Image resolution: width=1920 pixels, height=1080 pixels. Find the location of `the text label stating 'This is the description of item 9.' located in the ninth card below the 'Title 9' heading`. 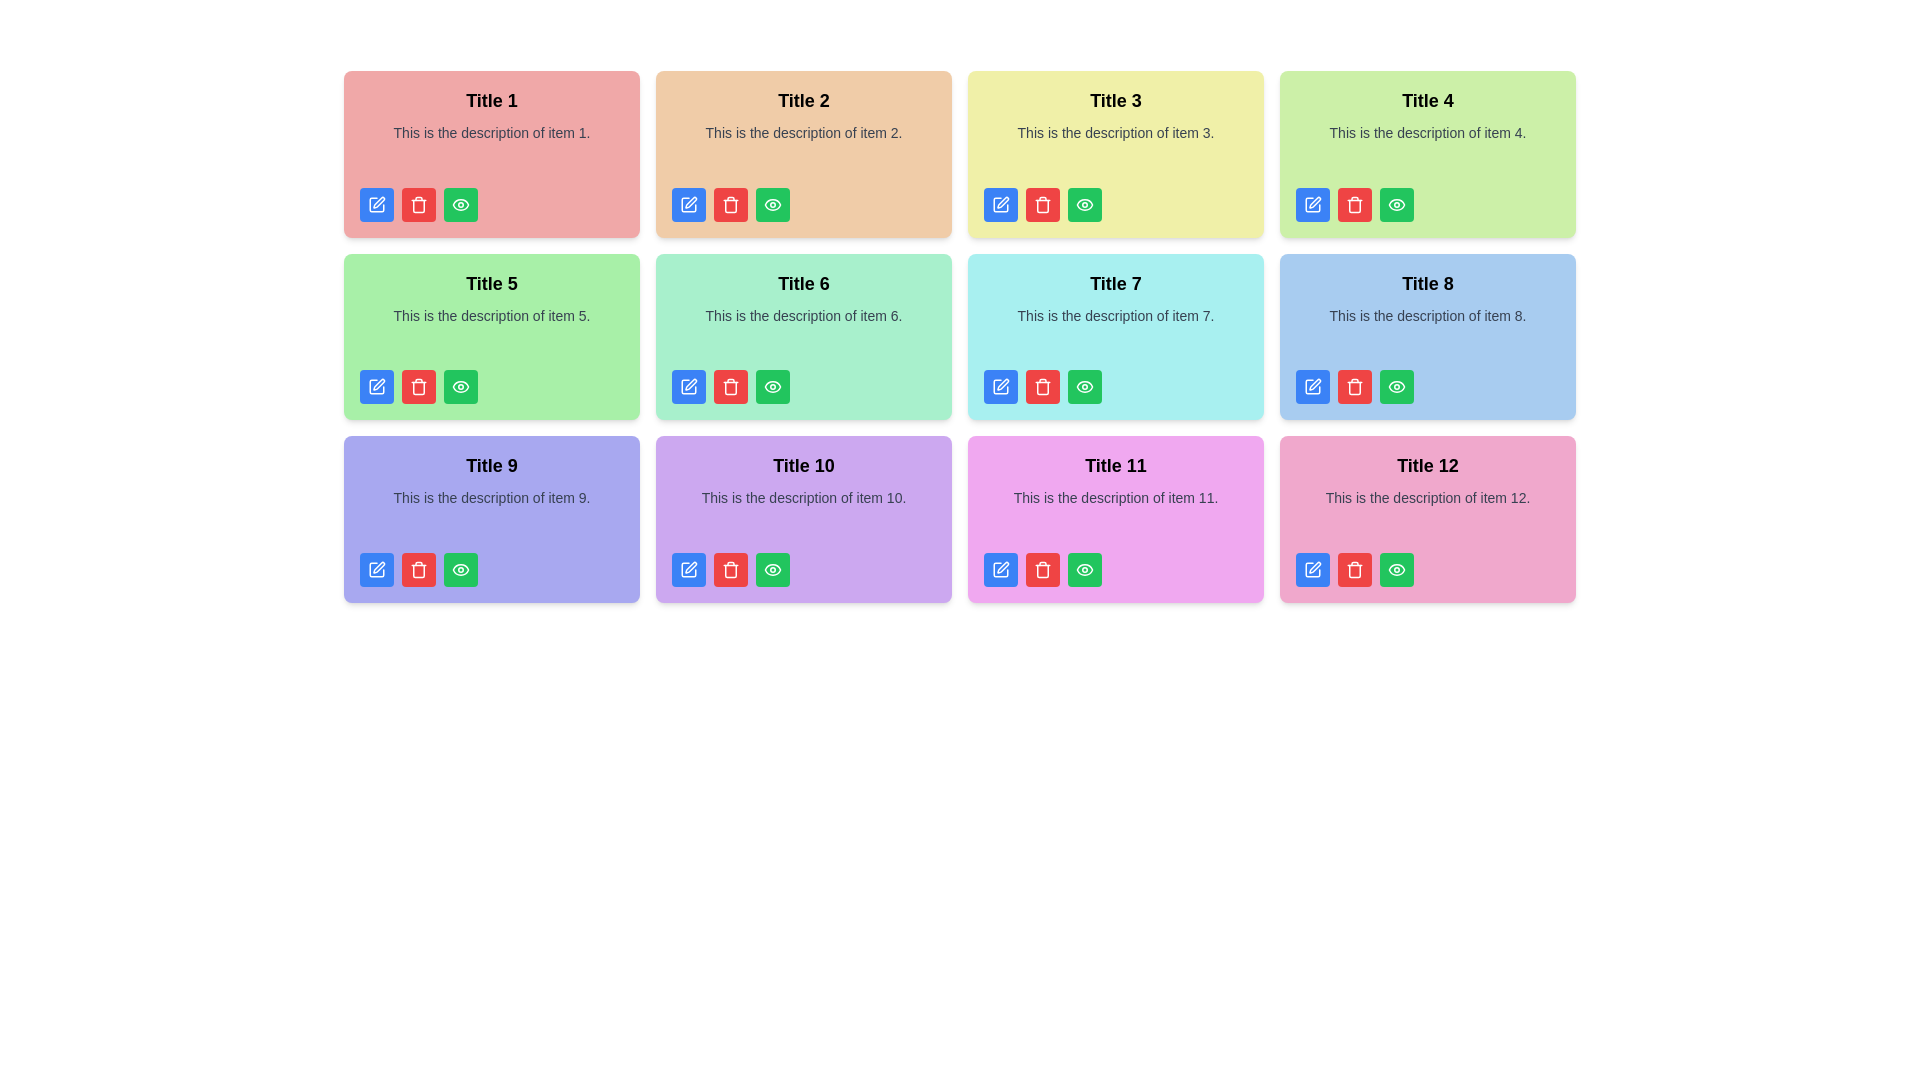

the text label stating 'This is the description of item 9.' located in the ninth card below the 'Title 9' heading is located at coordinates (491, 512).